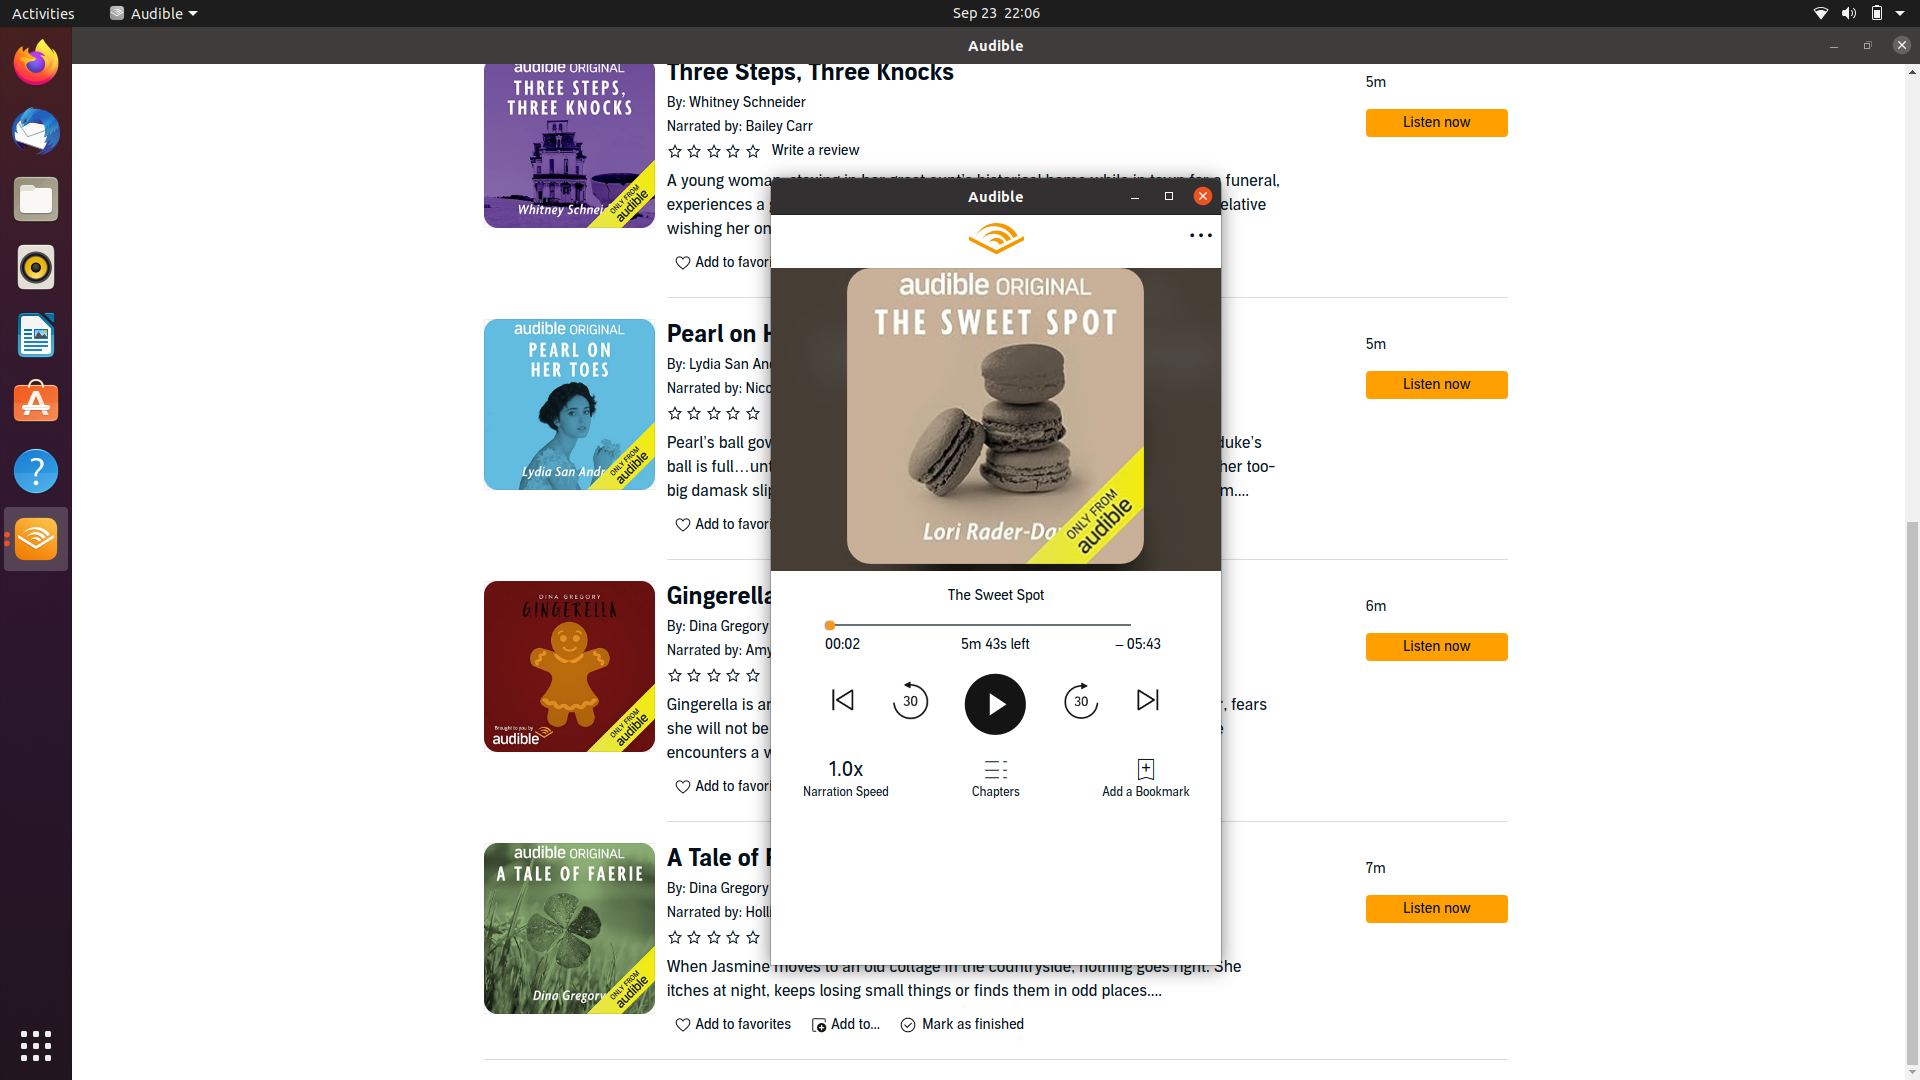 Image resolution: width=1920 pixels, height=1080 pixels. I want to click on Reset the narration speed to the previously used pace, so click(846, 774).